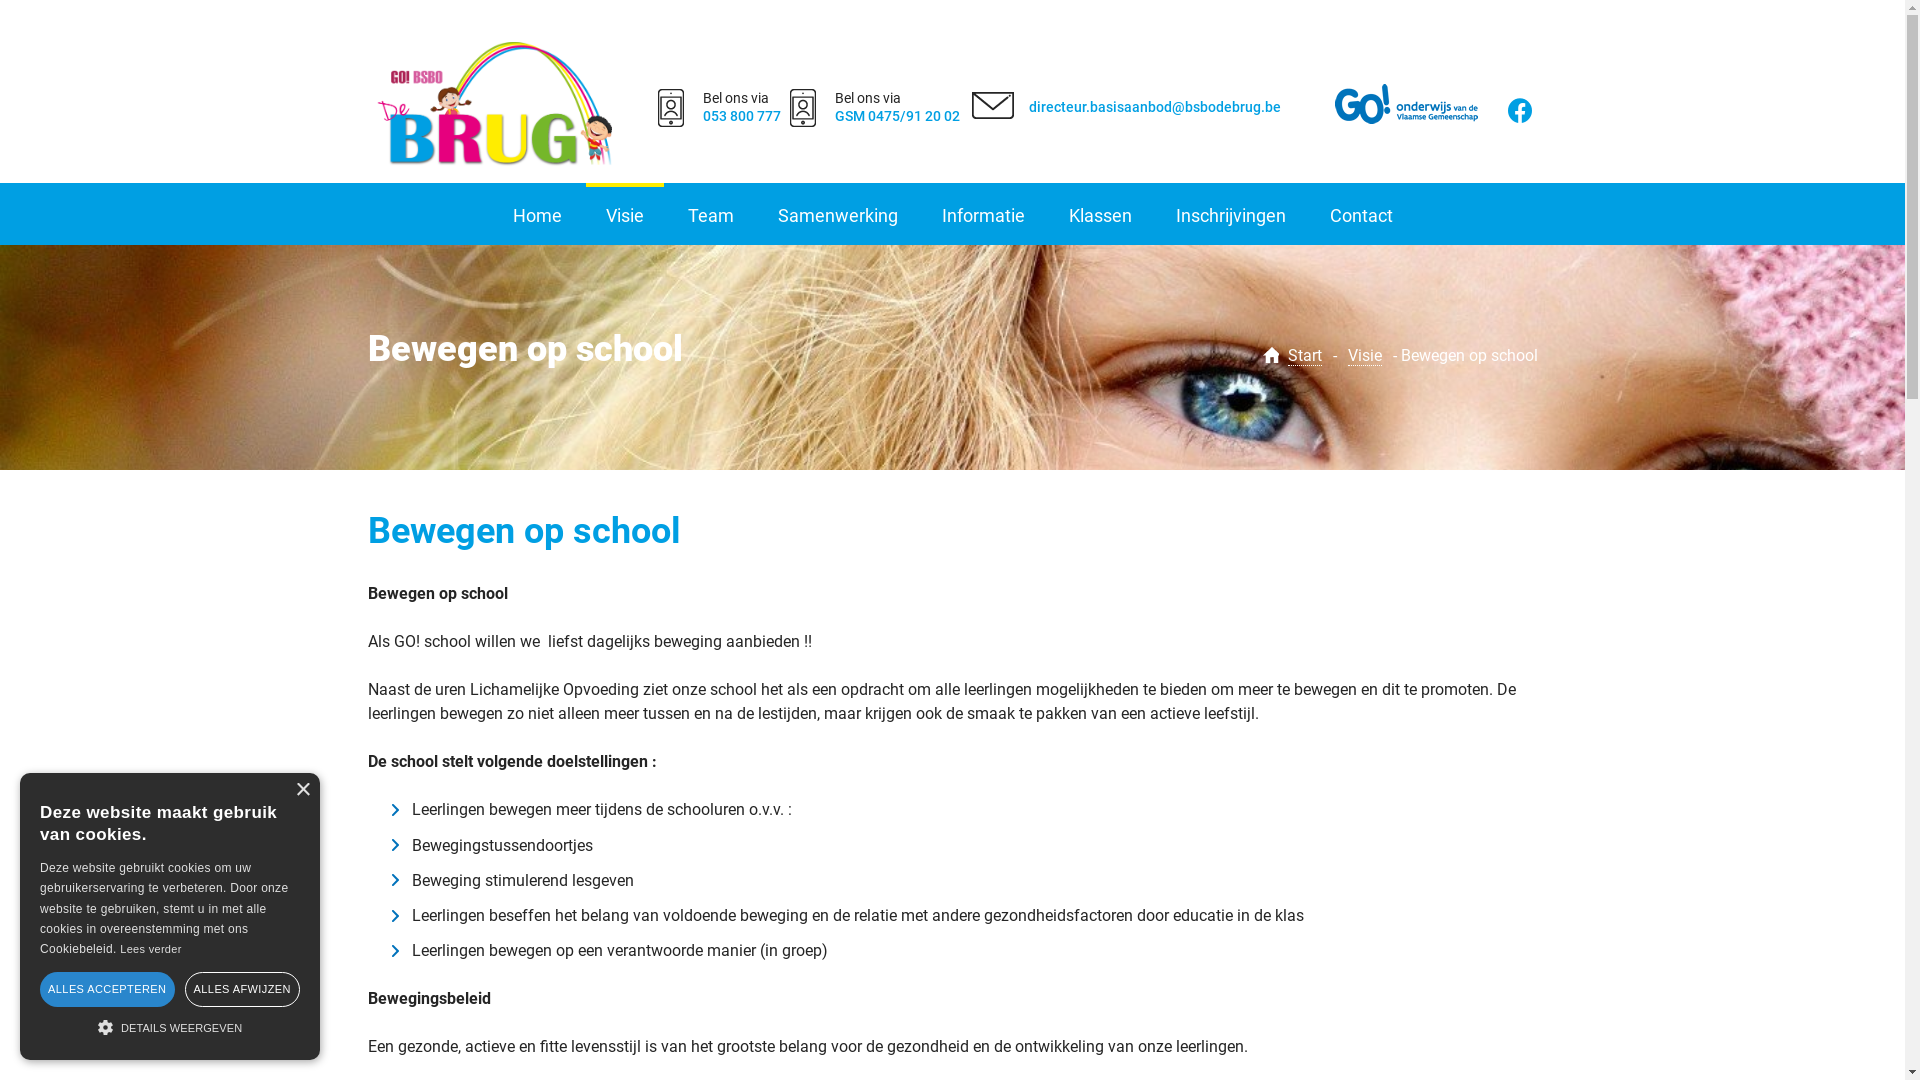 The height and width of the screenshot is (1080, 1920). I want to click on 'Samenwerking', so click(757, 216).